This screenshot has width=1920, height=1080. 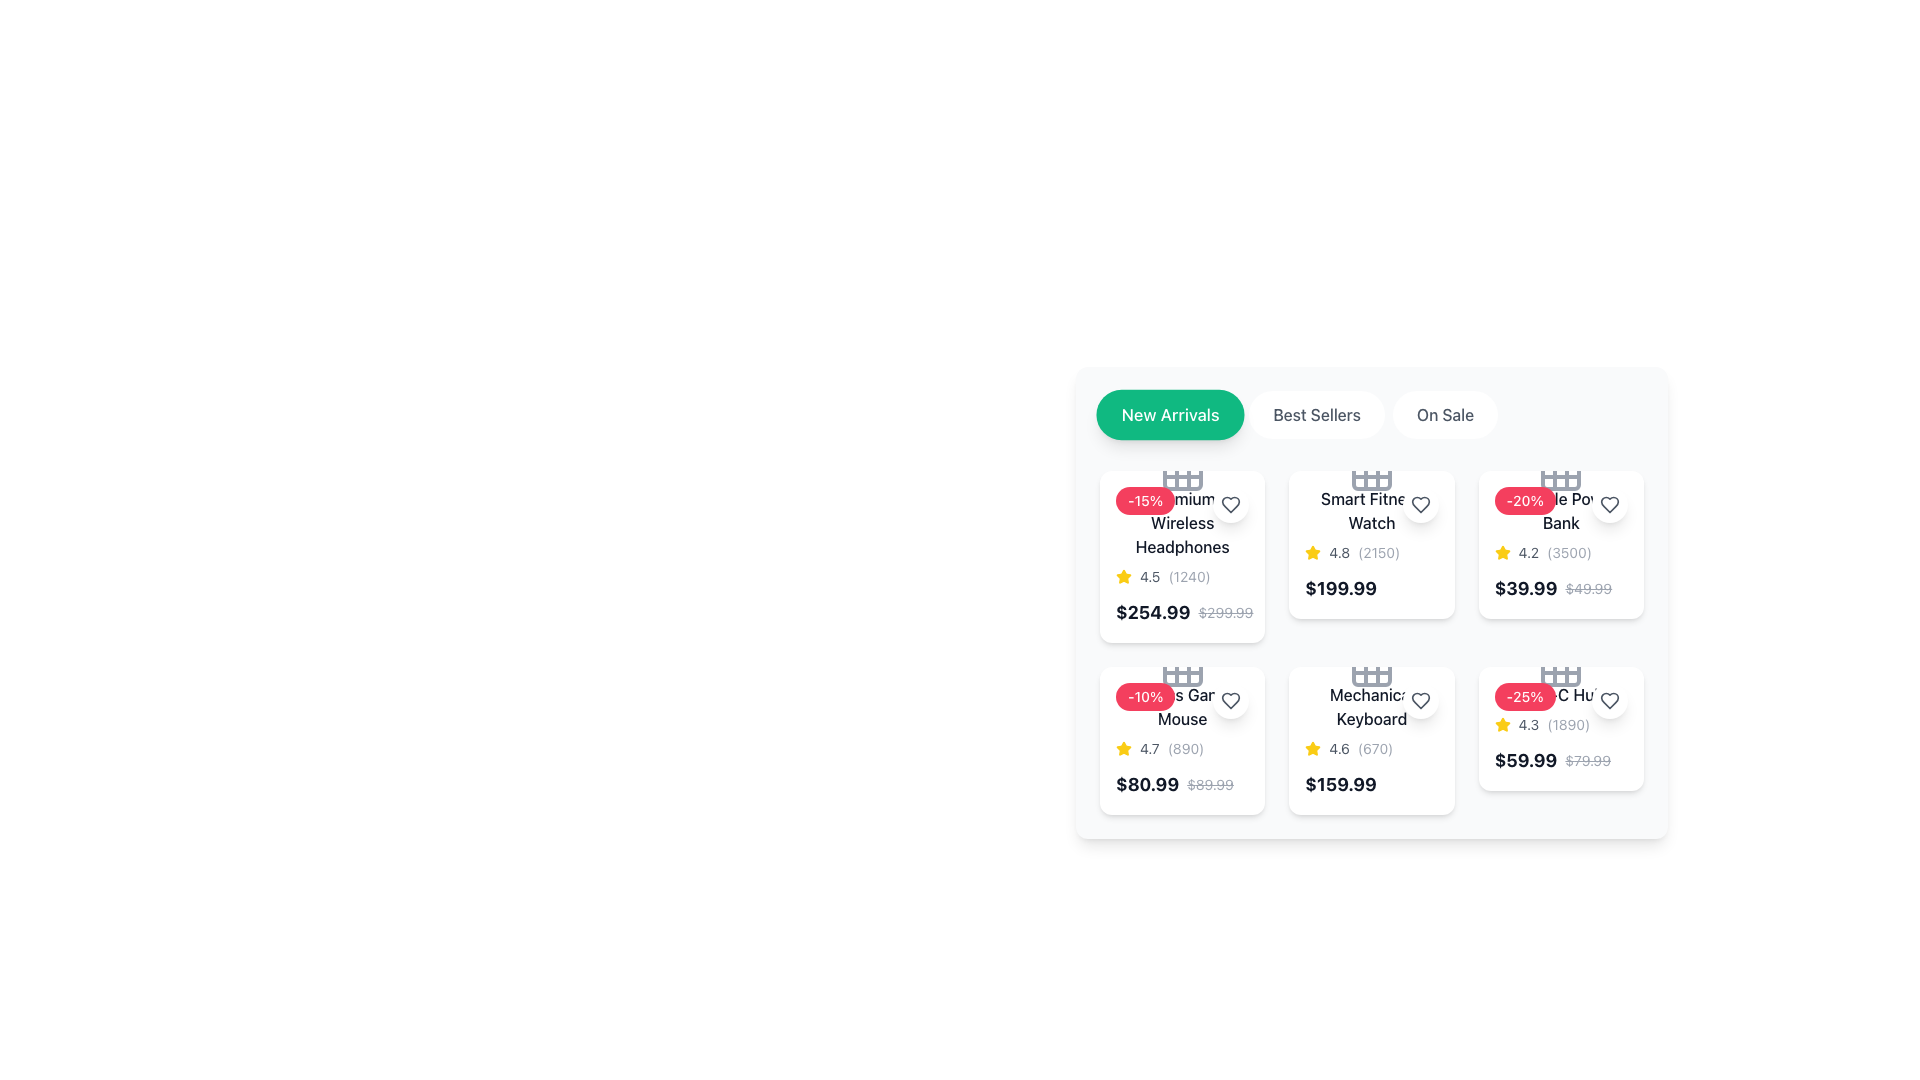 What do you see at coordinates (1560, 725) in the screenshot?
I see `the rating display element that shows a yellow star icon and the rating text '4.3' followed by '(1890)'` at bounding box center [1560, 725].